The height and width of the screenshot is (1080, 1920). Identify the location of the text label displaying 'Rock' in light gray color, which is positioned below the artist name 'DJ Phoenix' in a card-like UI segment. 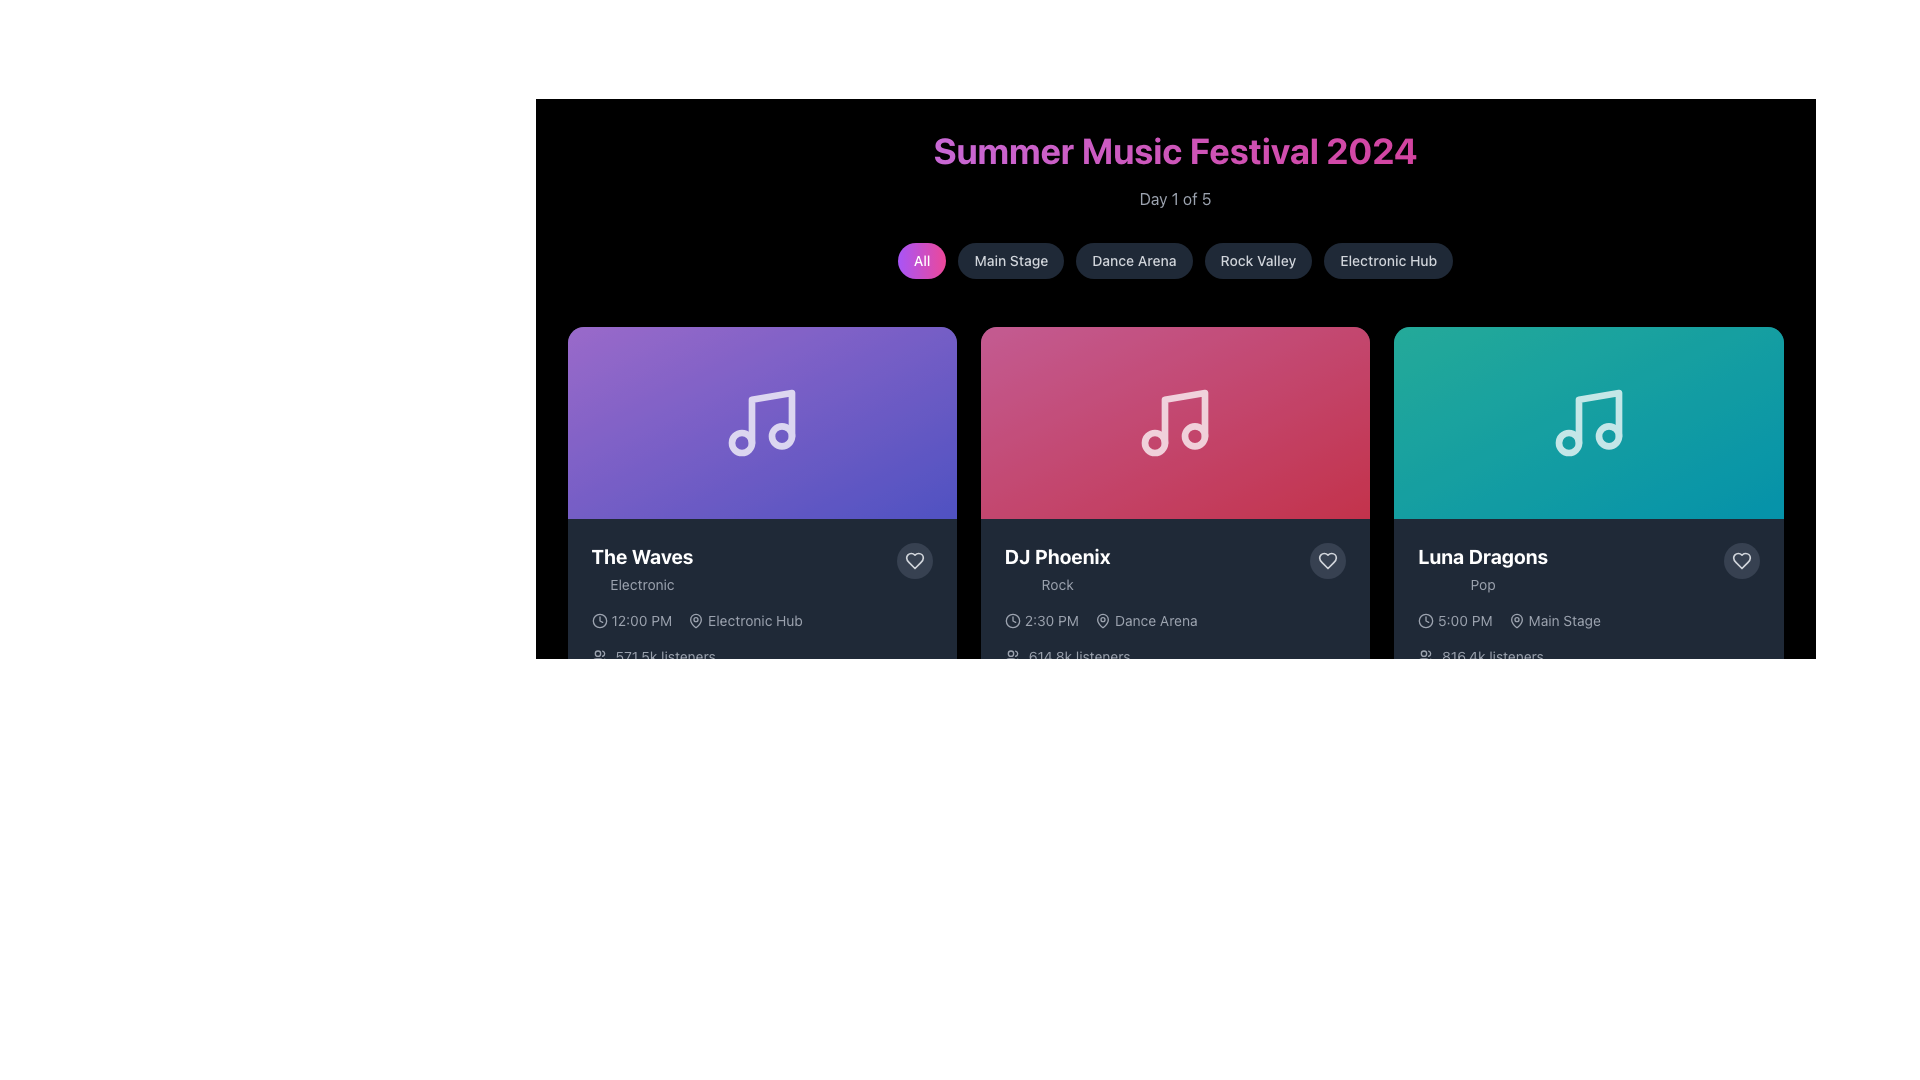
(1056, 585).